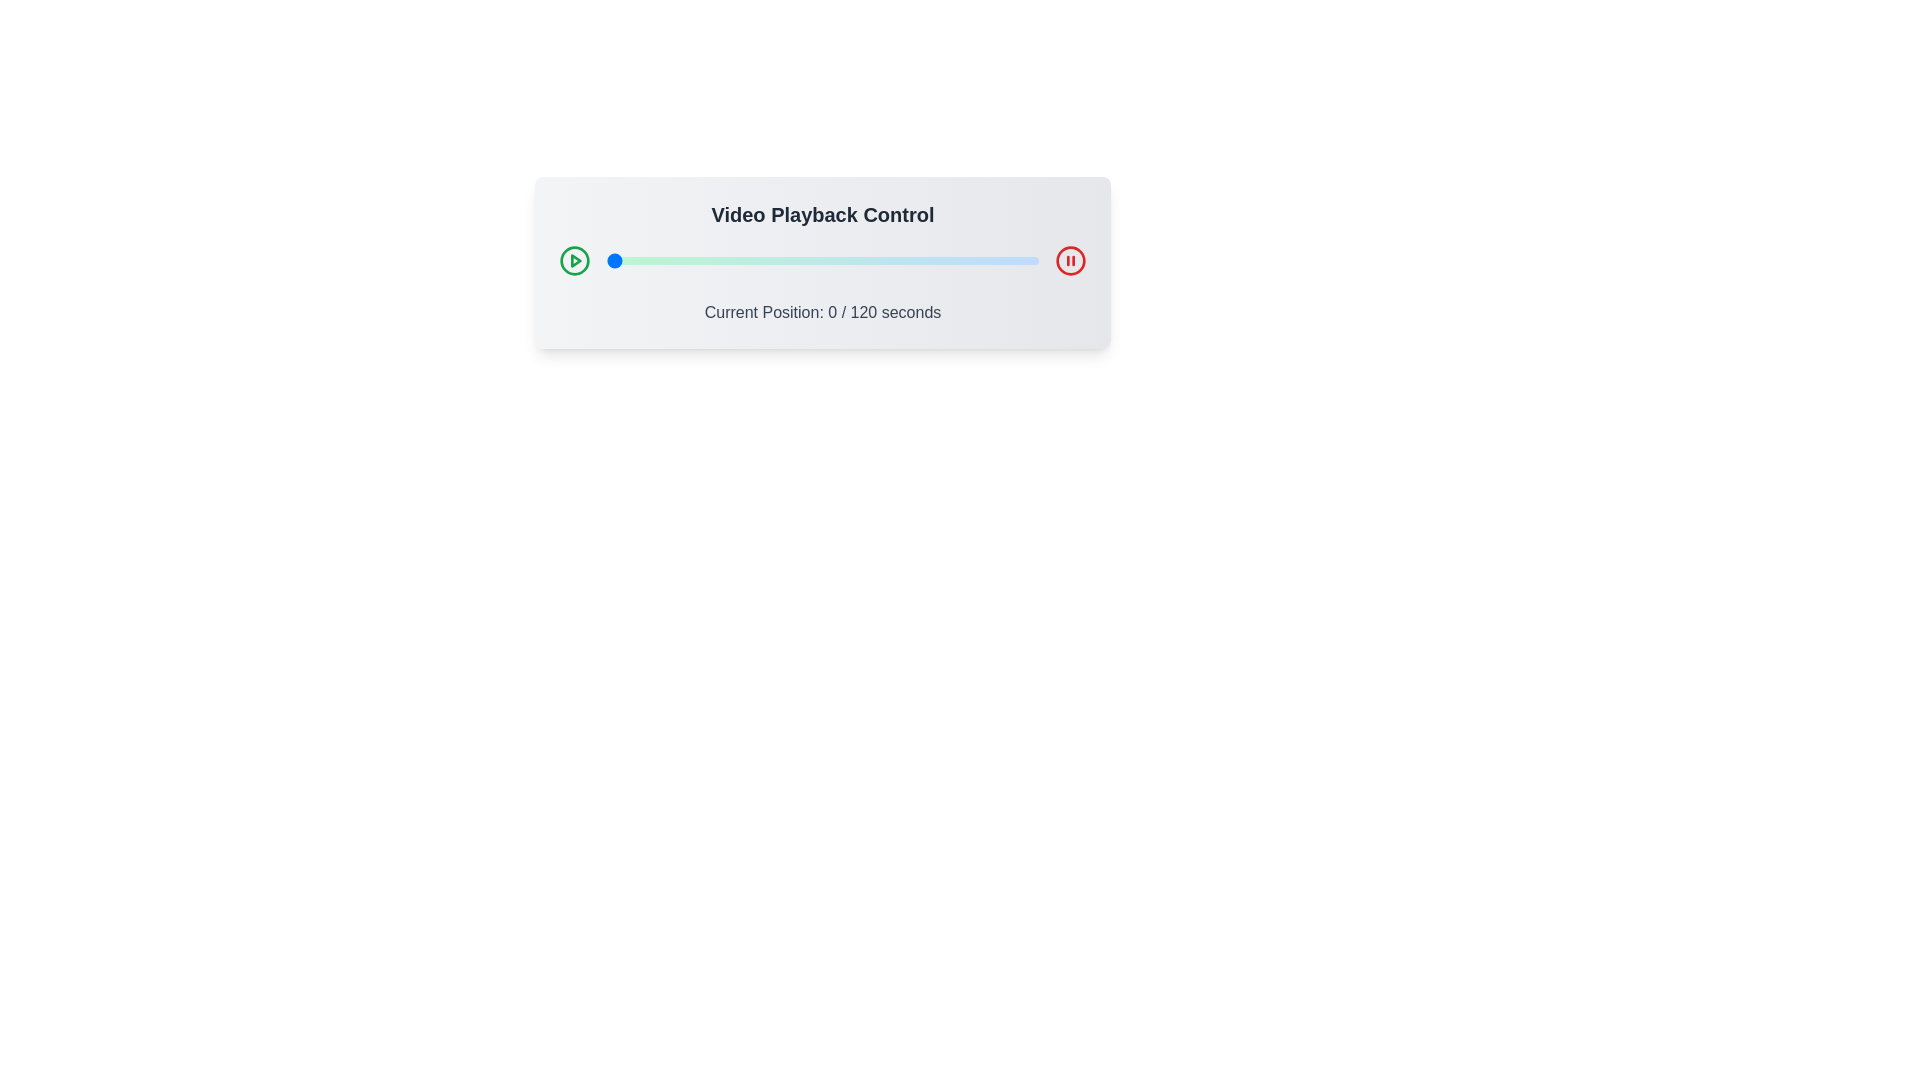 The image size is (1920, 1080). I want to click on the video playback slider to 13 seconds, so click(653, 260).